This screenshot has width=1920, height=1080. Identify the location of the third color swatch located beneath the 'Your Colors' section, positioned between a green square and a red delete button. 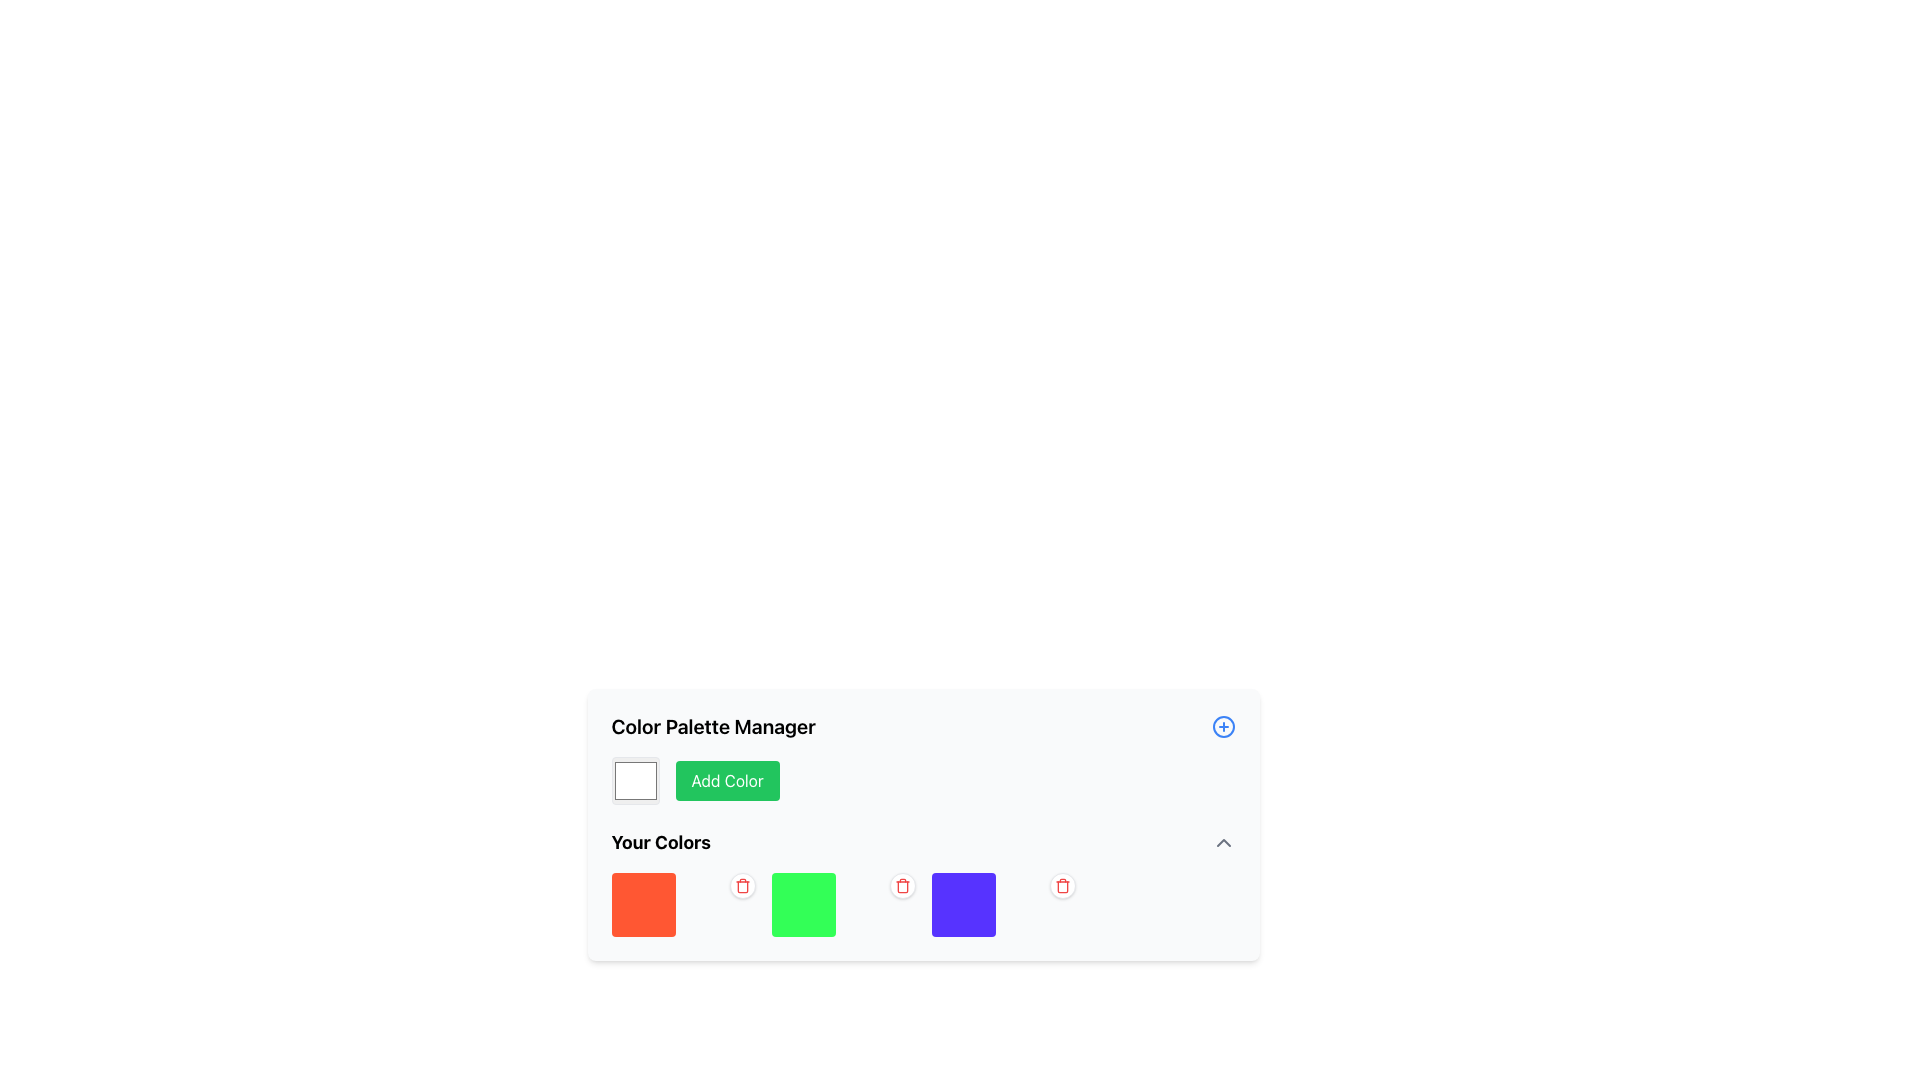
(963, 905).